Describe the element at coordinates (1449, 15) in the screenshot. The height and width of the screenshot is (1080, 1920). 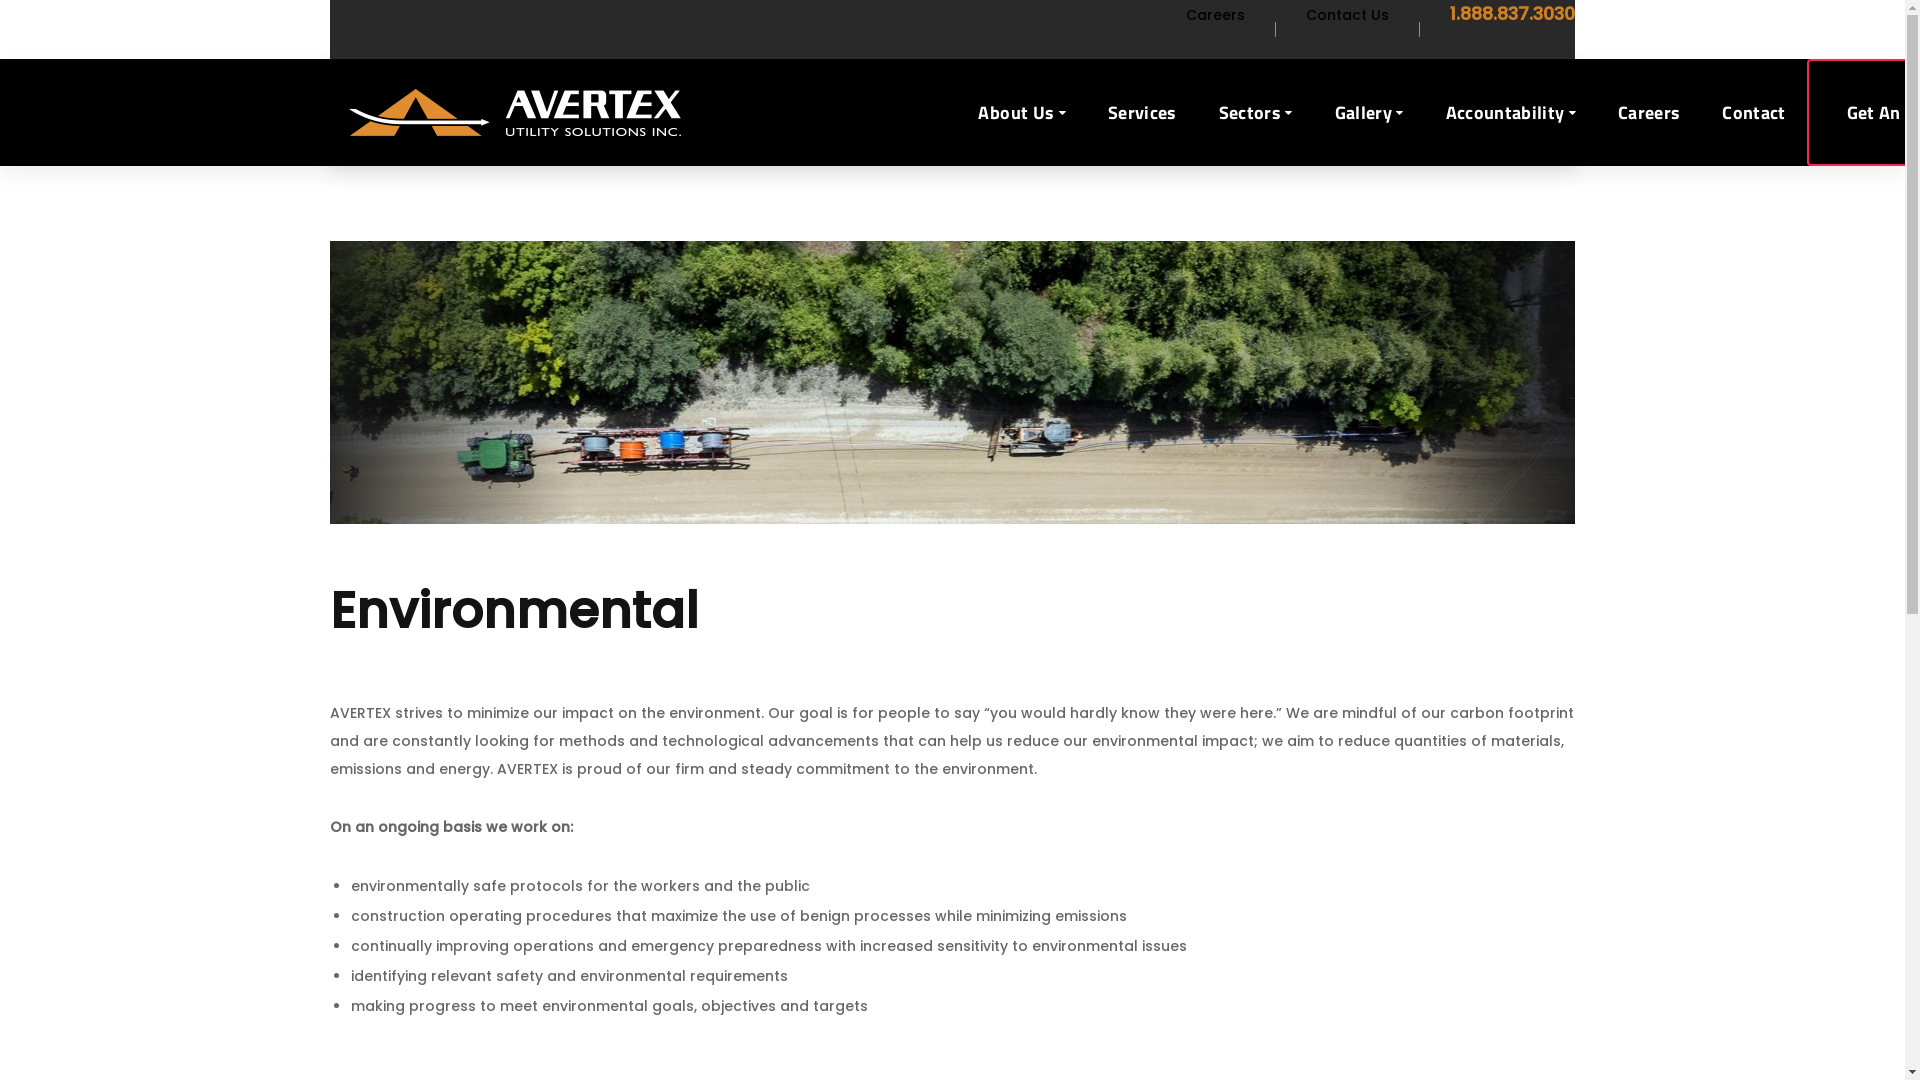
I see `'1.888.837.3030'` at that location.